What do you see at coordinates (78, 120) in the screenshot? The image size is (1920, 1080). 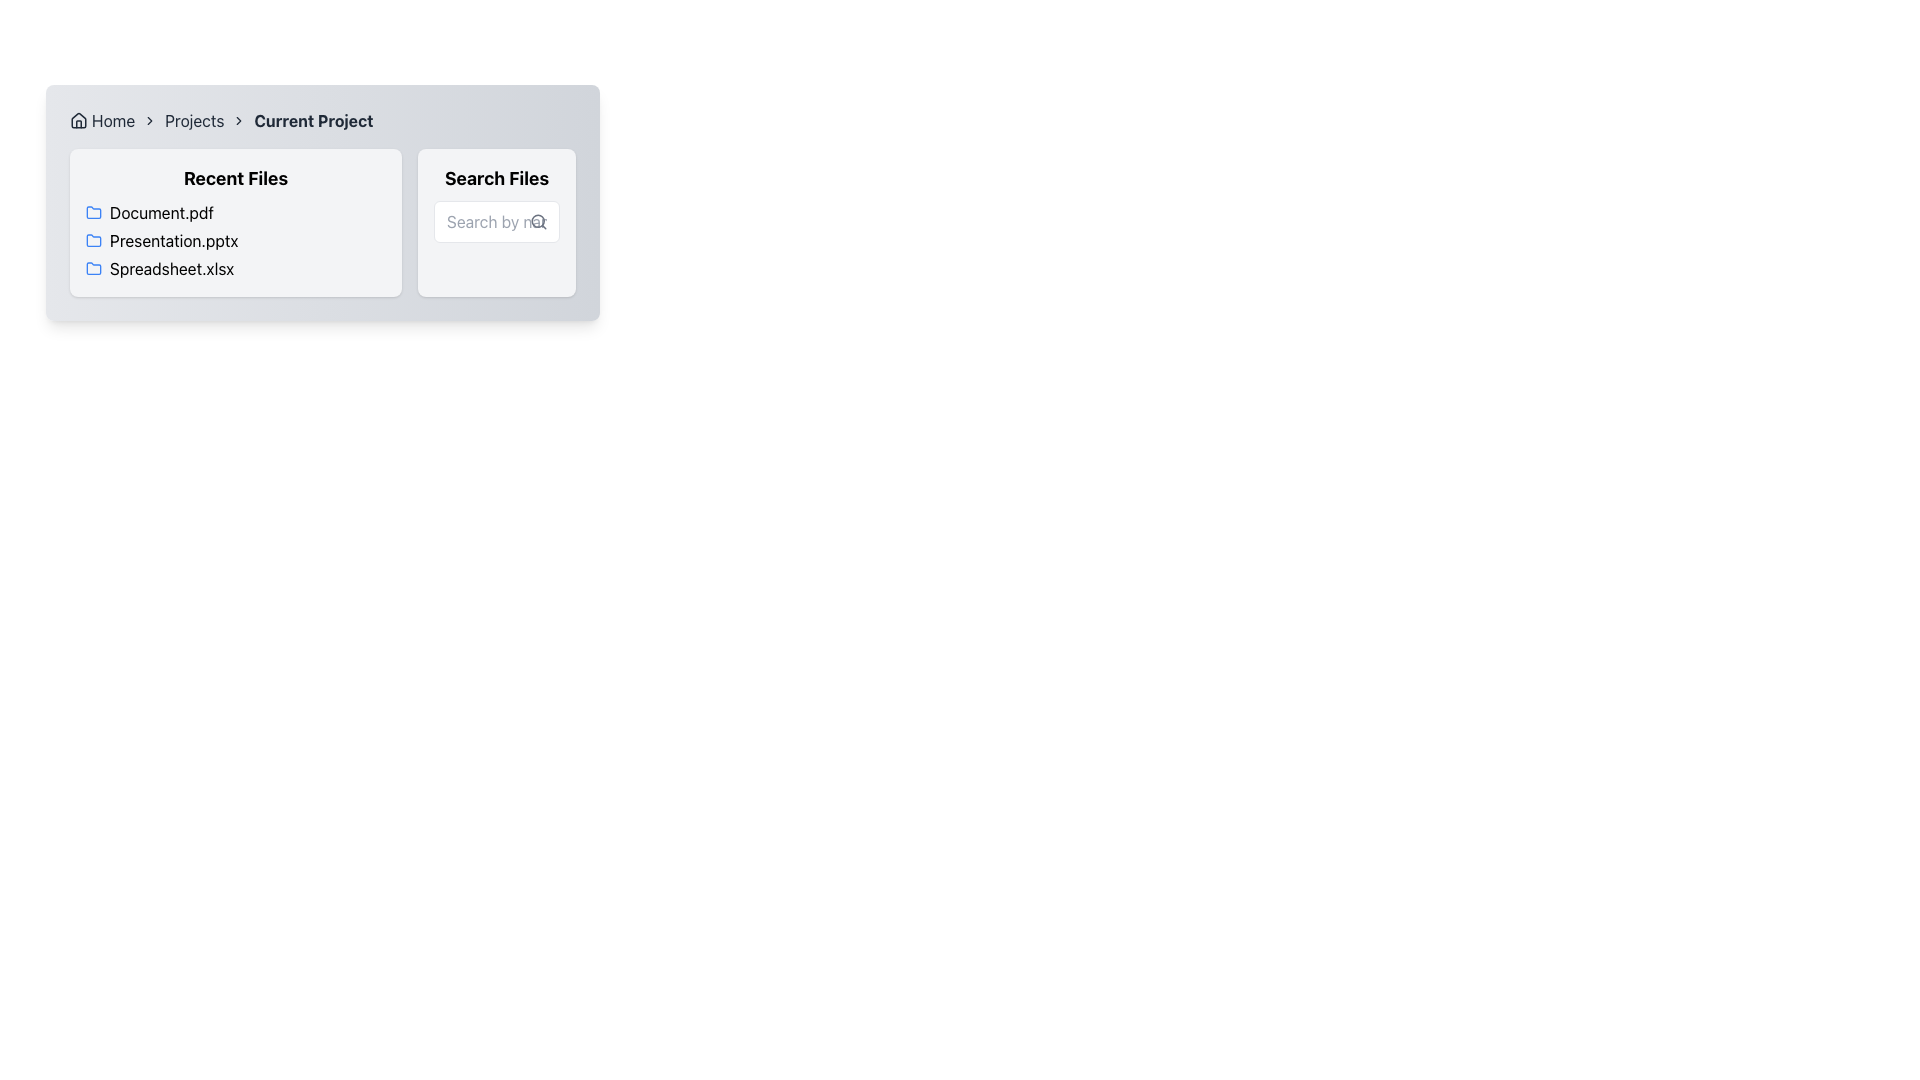 I see `the minimalist line art house icon located to the left of the 'Home' breadcrumb text` at bounding box center [78, 120].